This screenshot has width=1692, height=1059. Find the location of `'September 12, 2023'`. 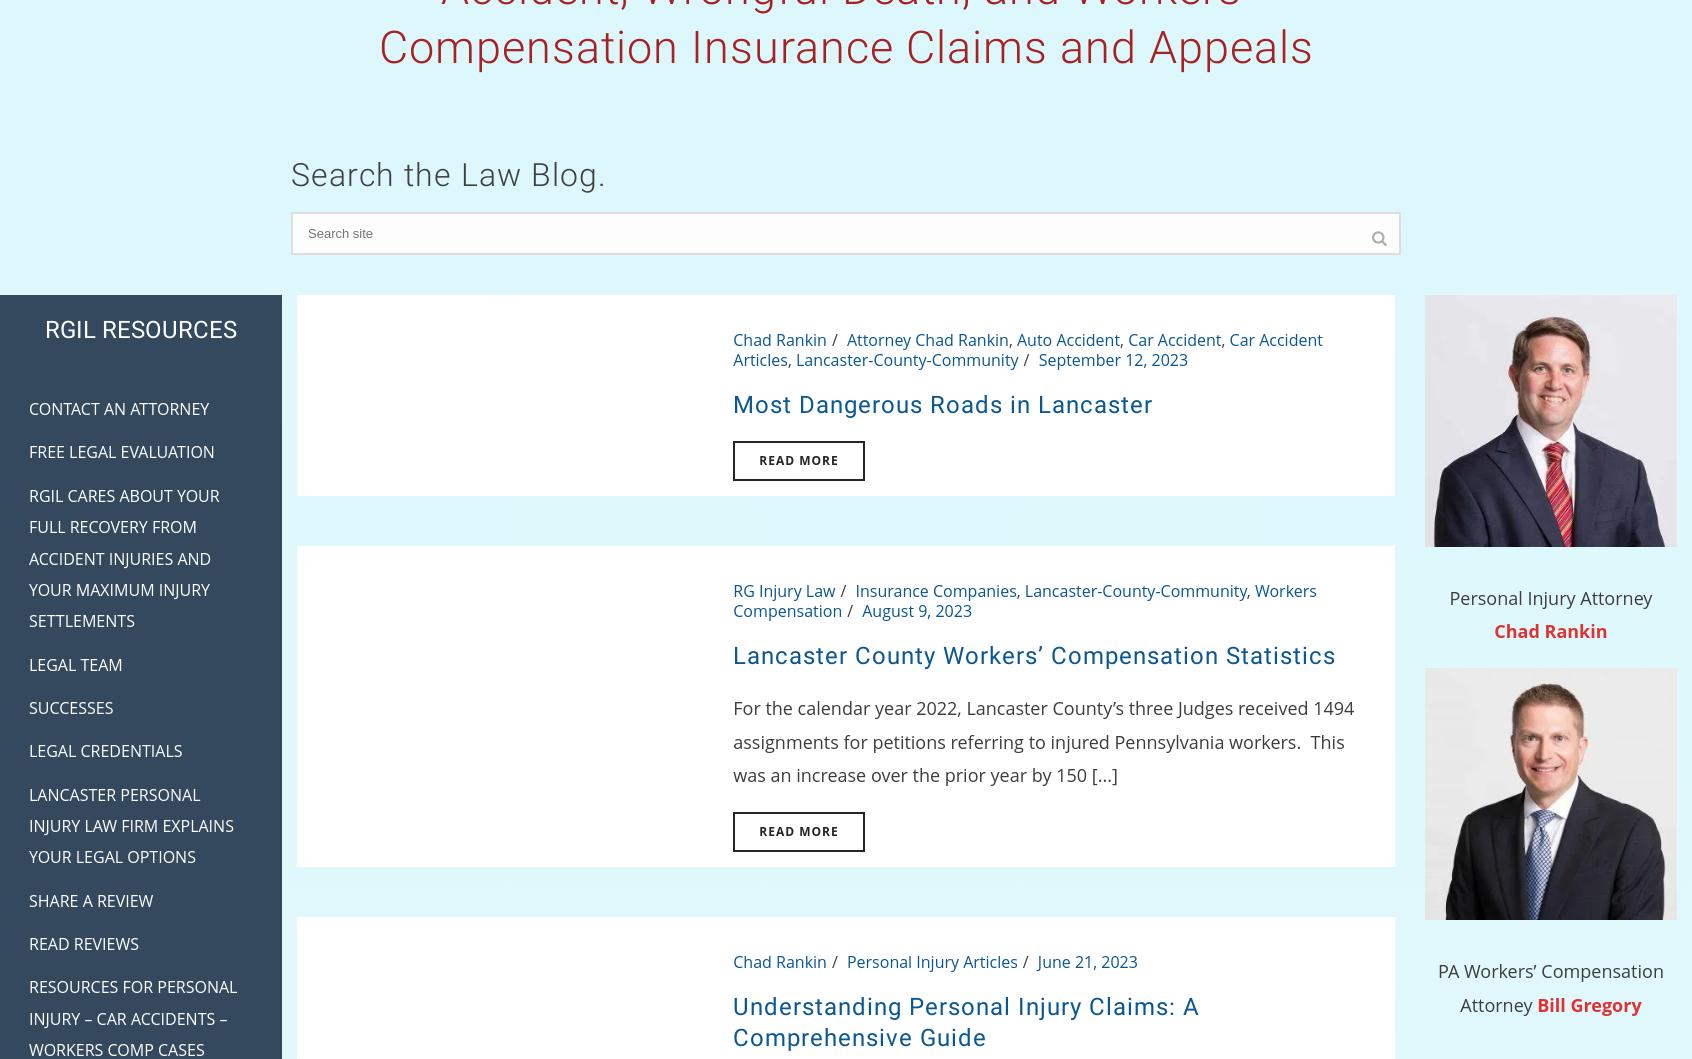

'September 12, 2023' is located at coordinates (1112, 358).